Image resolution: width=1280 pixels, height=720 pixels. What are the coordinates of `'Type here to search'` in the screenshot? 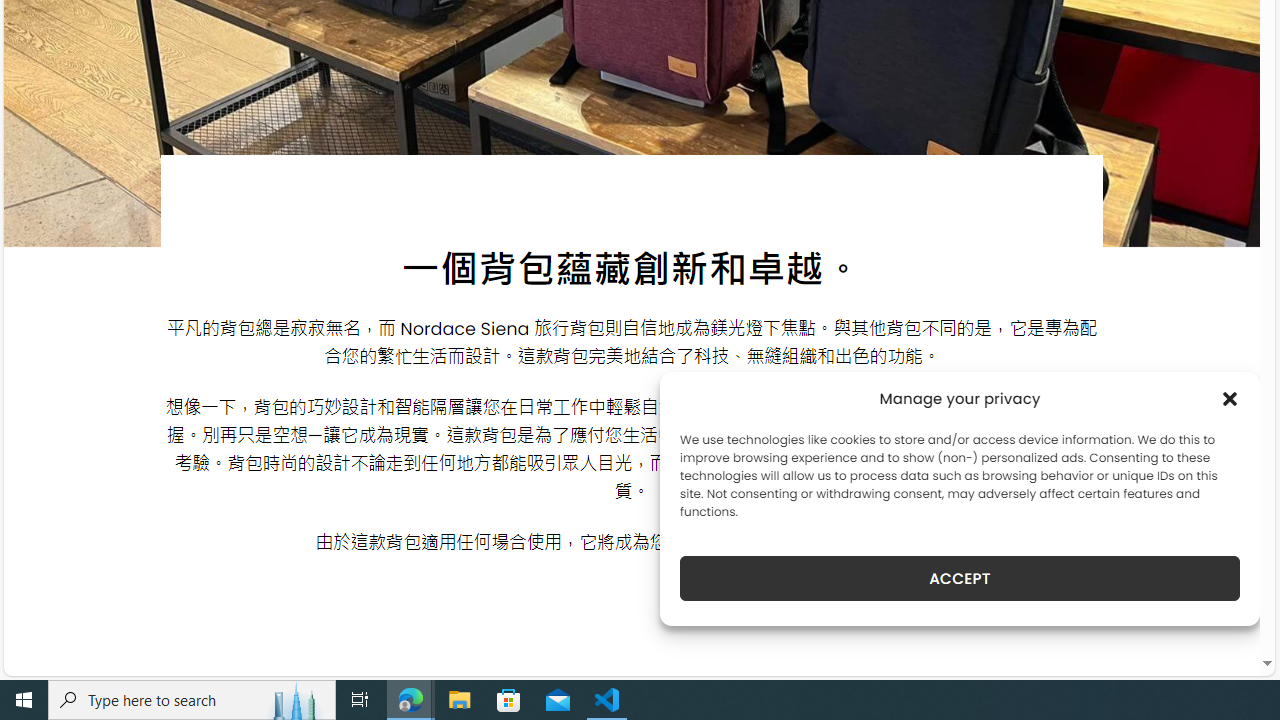 It's located at (192, 698).